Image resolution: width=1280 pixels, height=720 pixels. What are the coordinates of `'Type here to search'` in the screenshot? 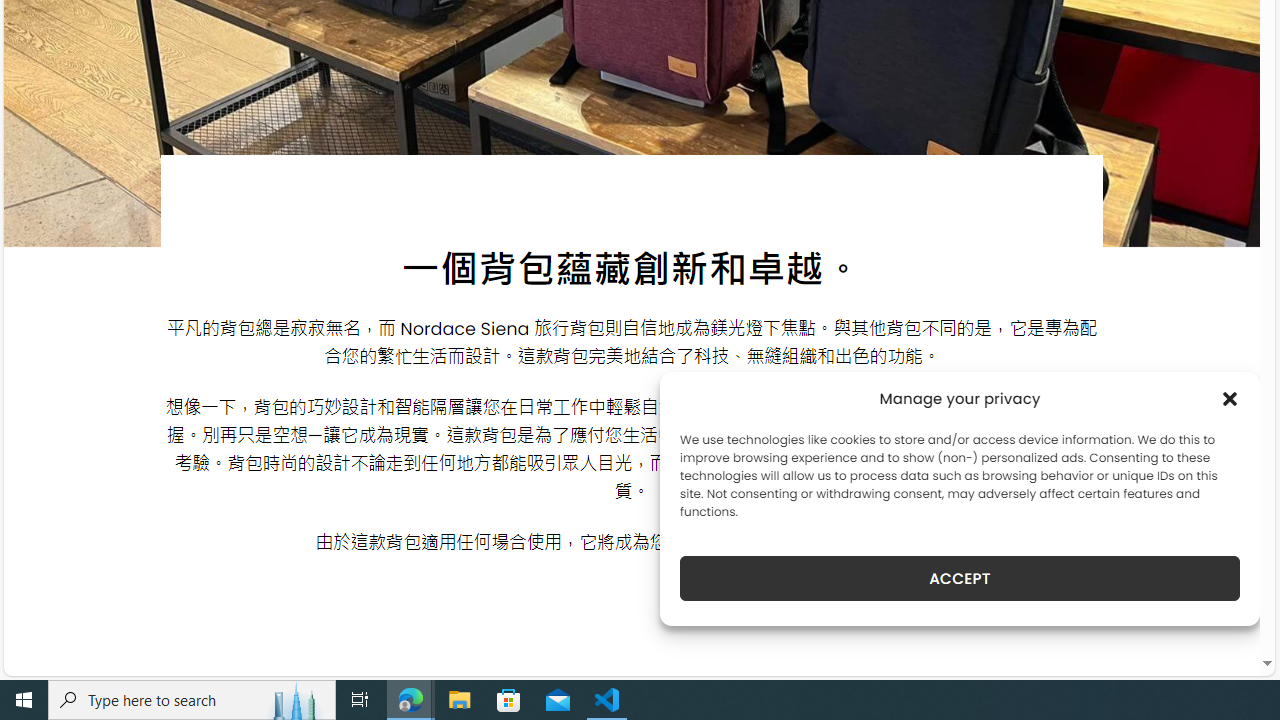 It's located at (192, 698).